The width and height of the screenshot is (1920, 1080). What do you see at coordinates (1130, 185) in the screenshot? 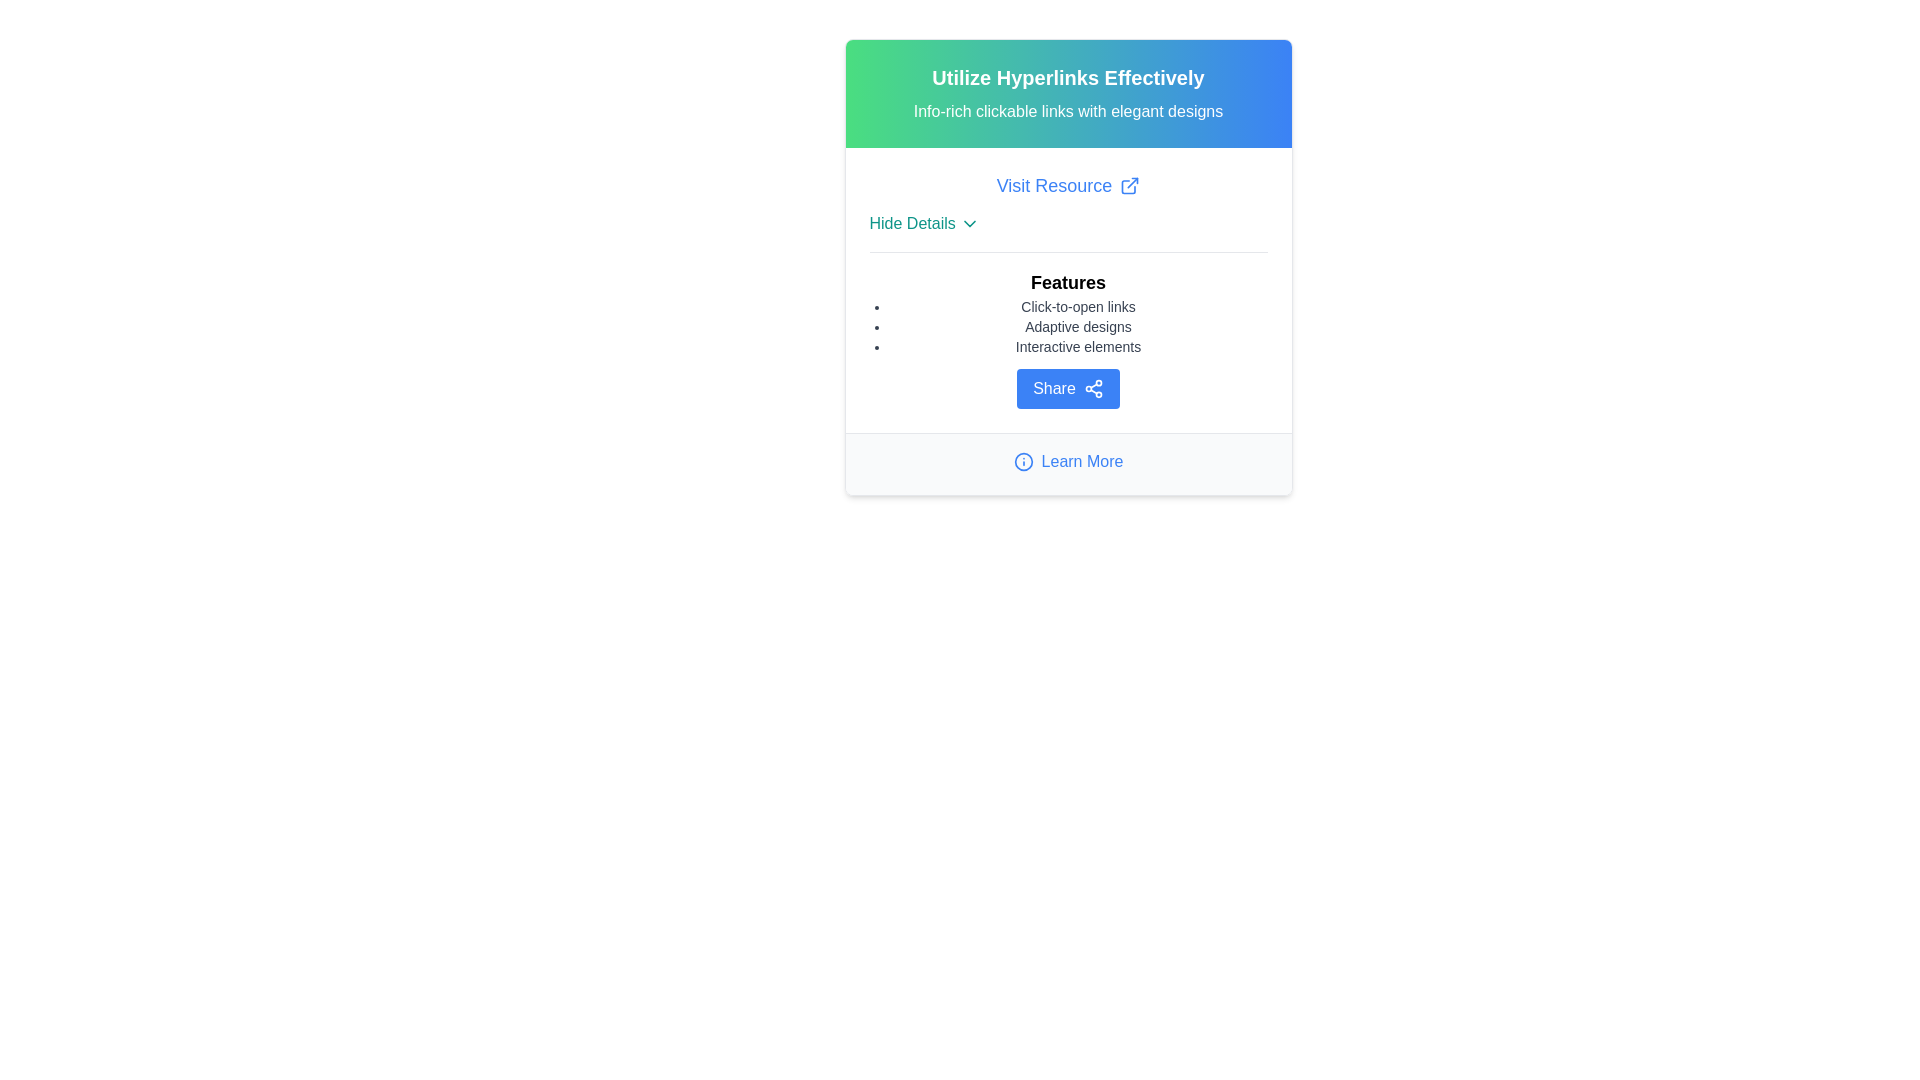
I see `the external link icon located at the top-right of the 'Visit Resource' text` at bounding box center [1130, 185].